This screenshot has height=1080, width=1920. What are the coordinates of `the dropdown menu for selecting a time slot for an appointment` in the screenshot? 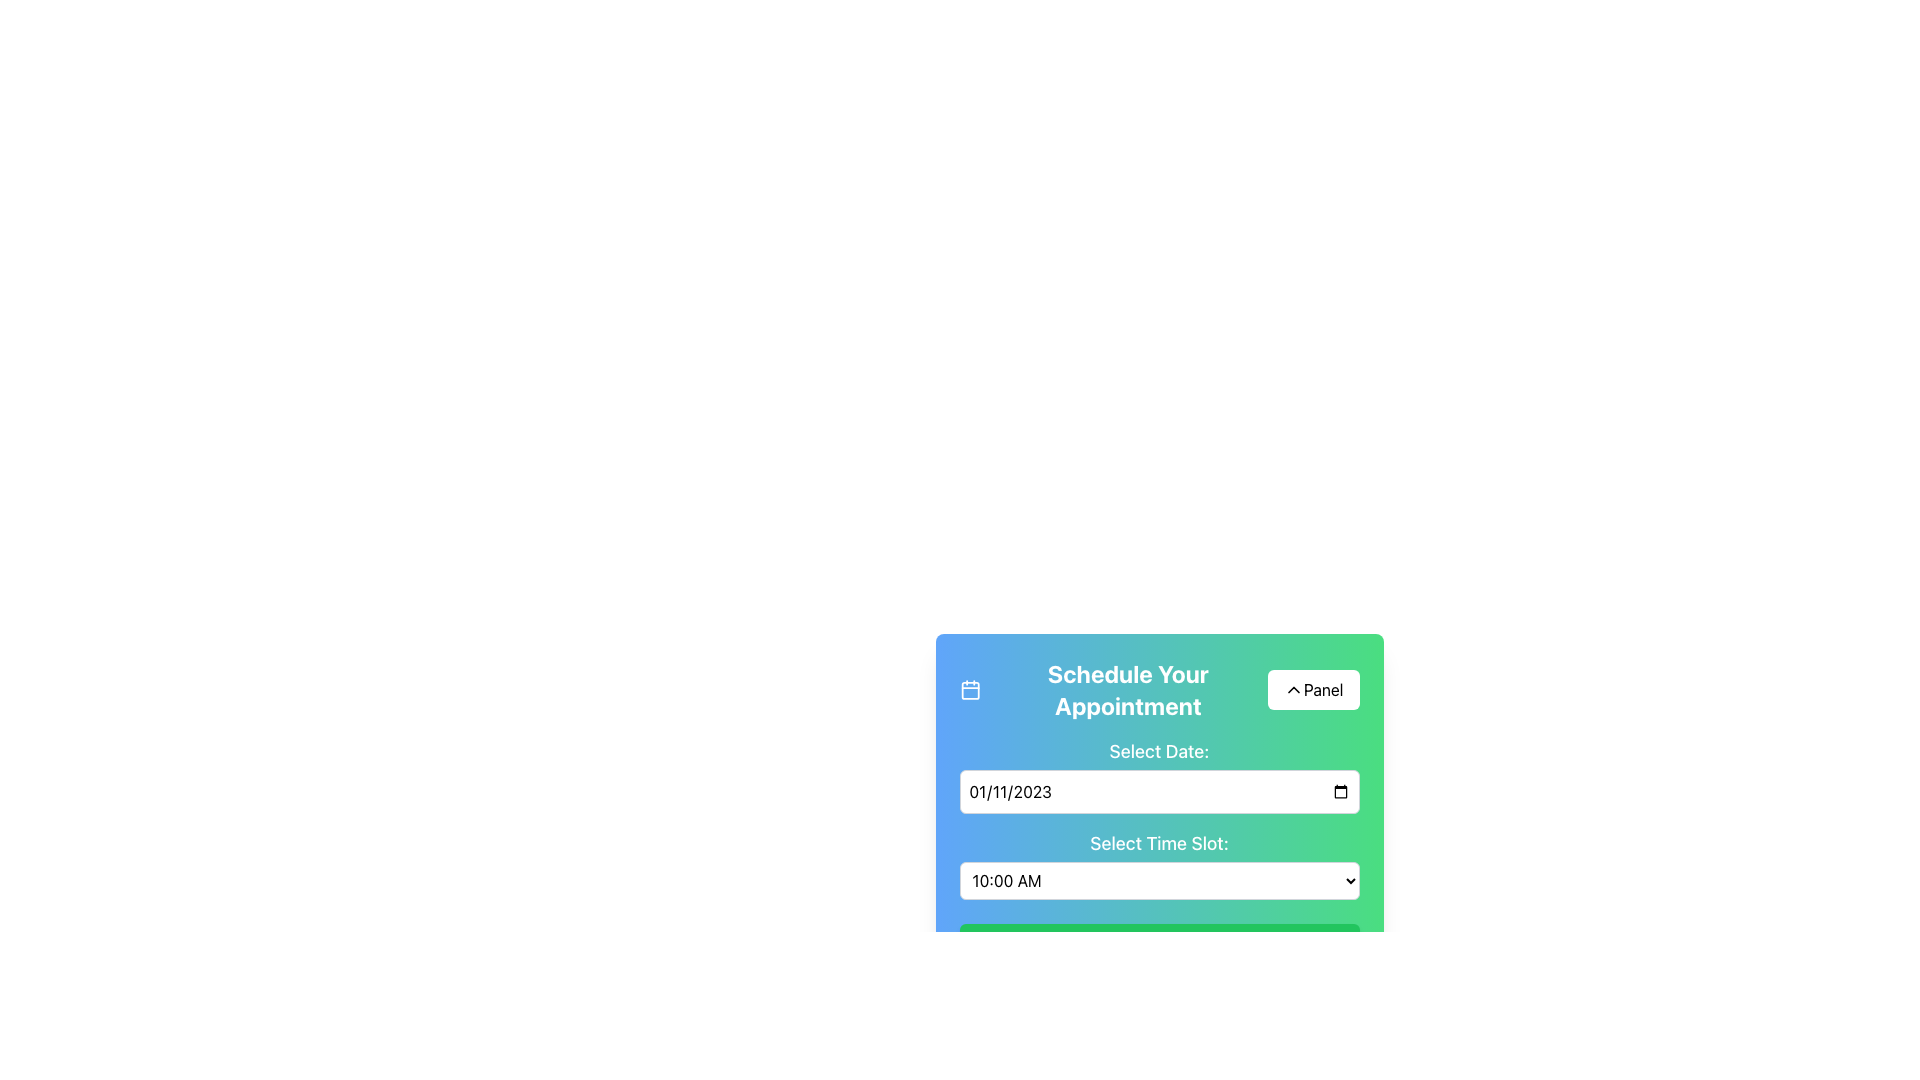 It's located at (1159, 879).